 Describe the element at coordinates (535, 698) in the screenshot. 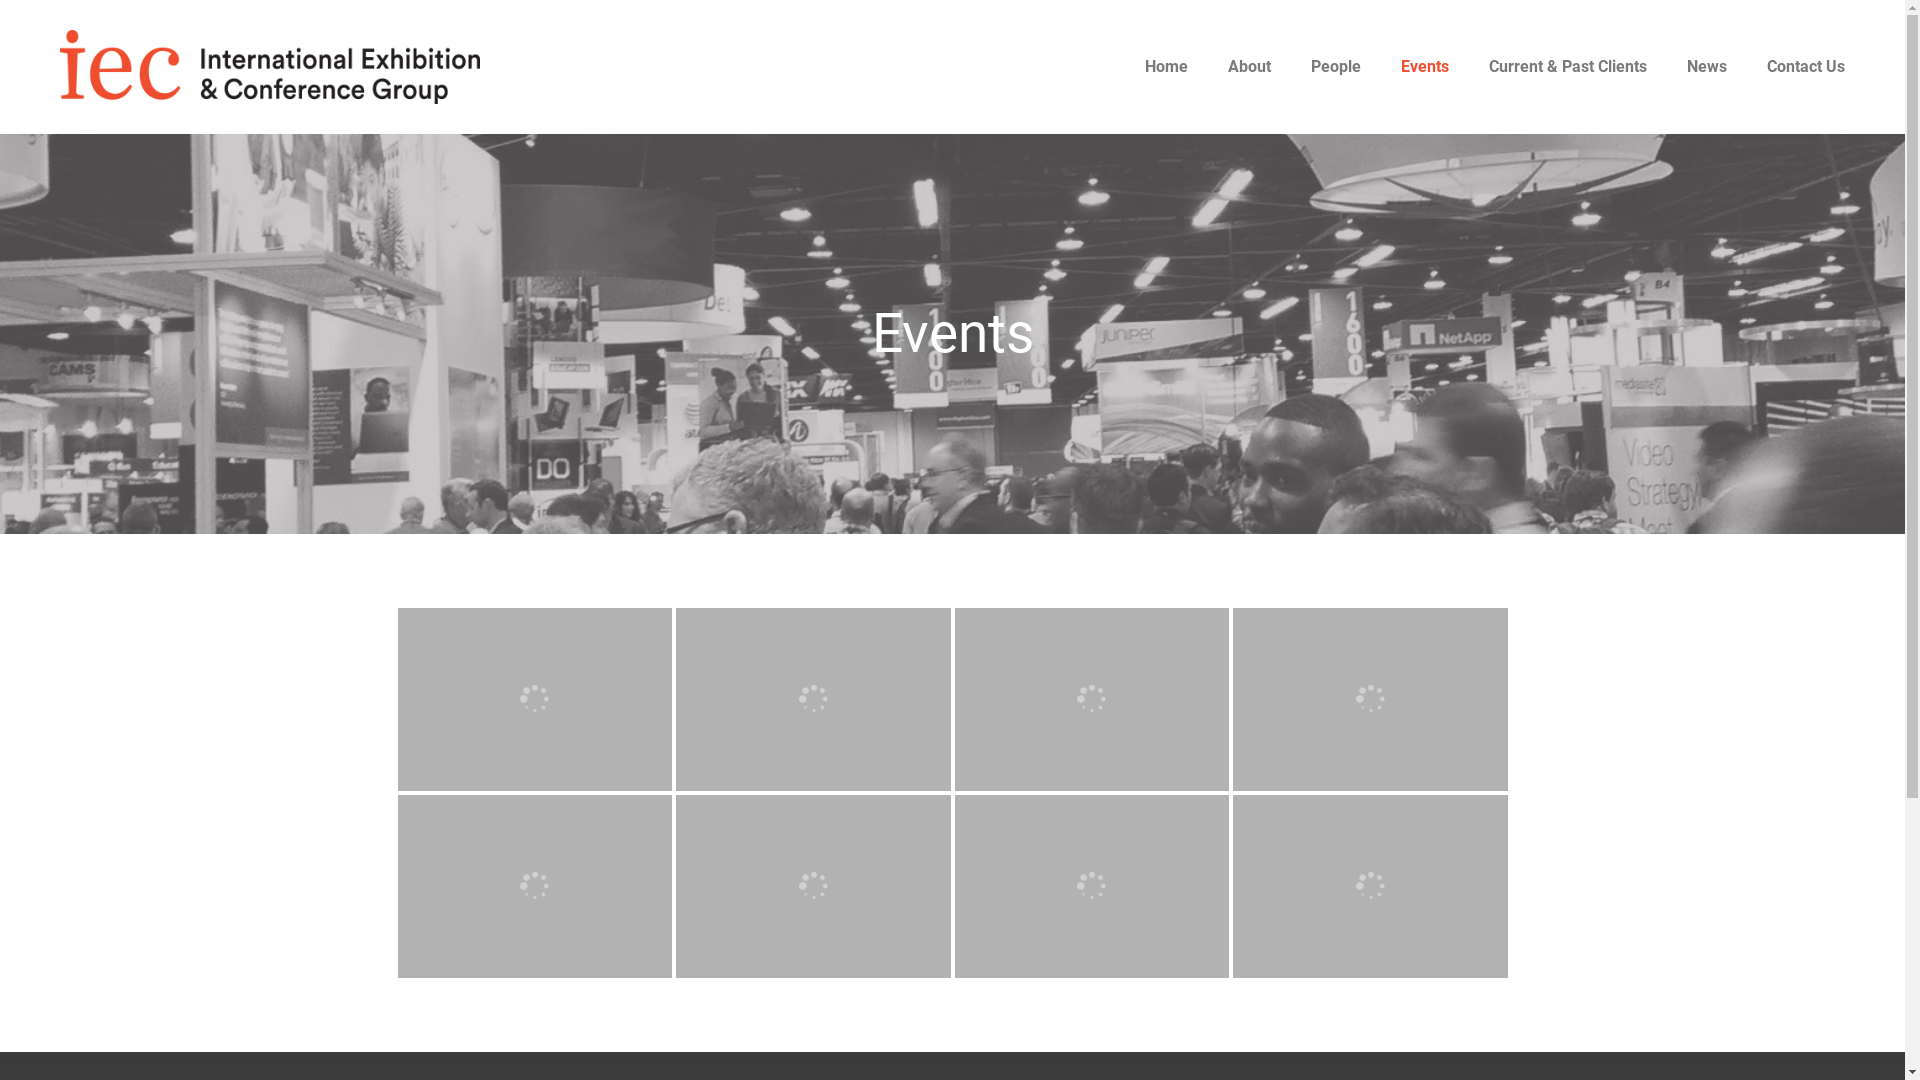

I see `'Our Events - Modern Manufacturing Expo'` at that location.